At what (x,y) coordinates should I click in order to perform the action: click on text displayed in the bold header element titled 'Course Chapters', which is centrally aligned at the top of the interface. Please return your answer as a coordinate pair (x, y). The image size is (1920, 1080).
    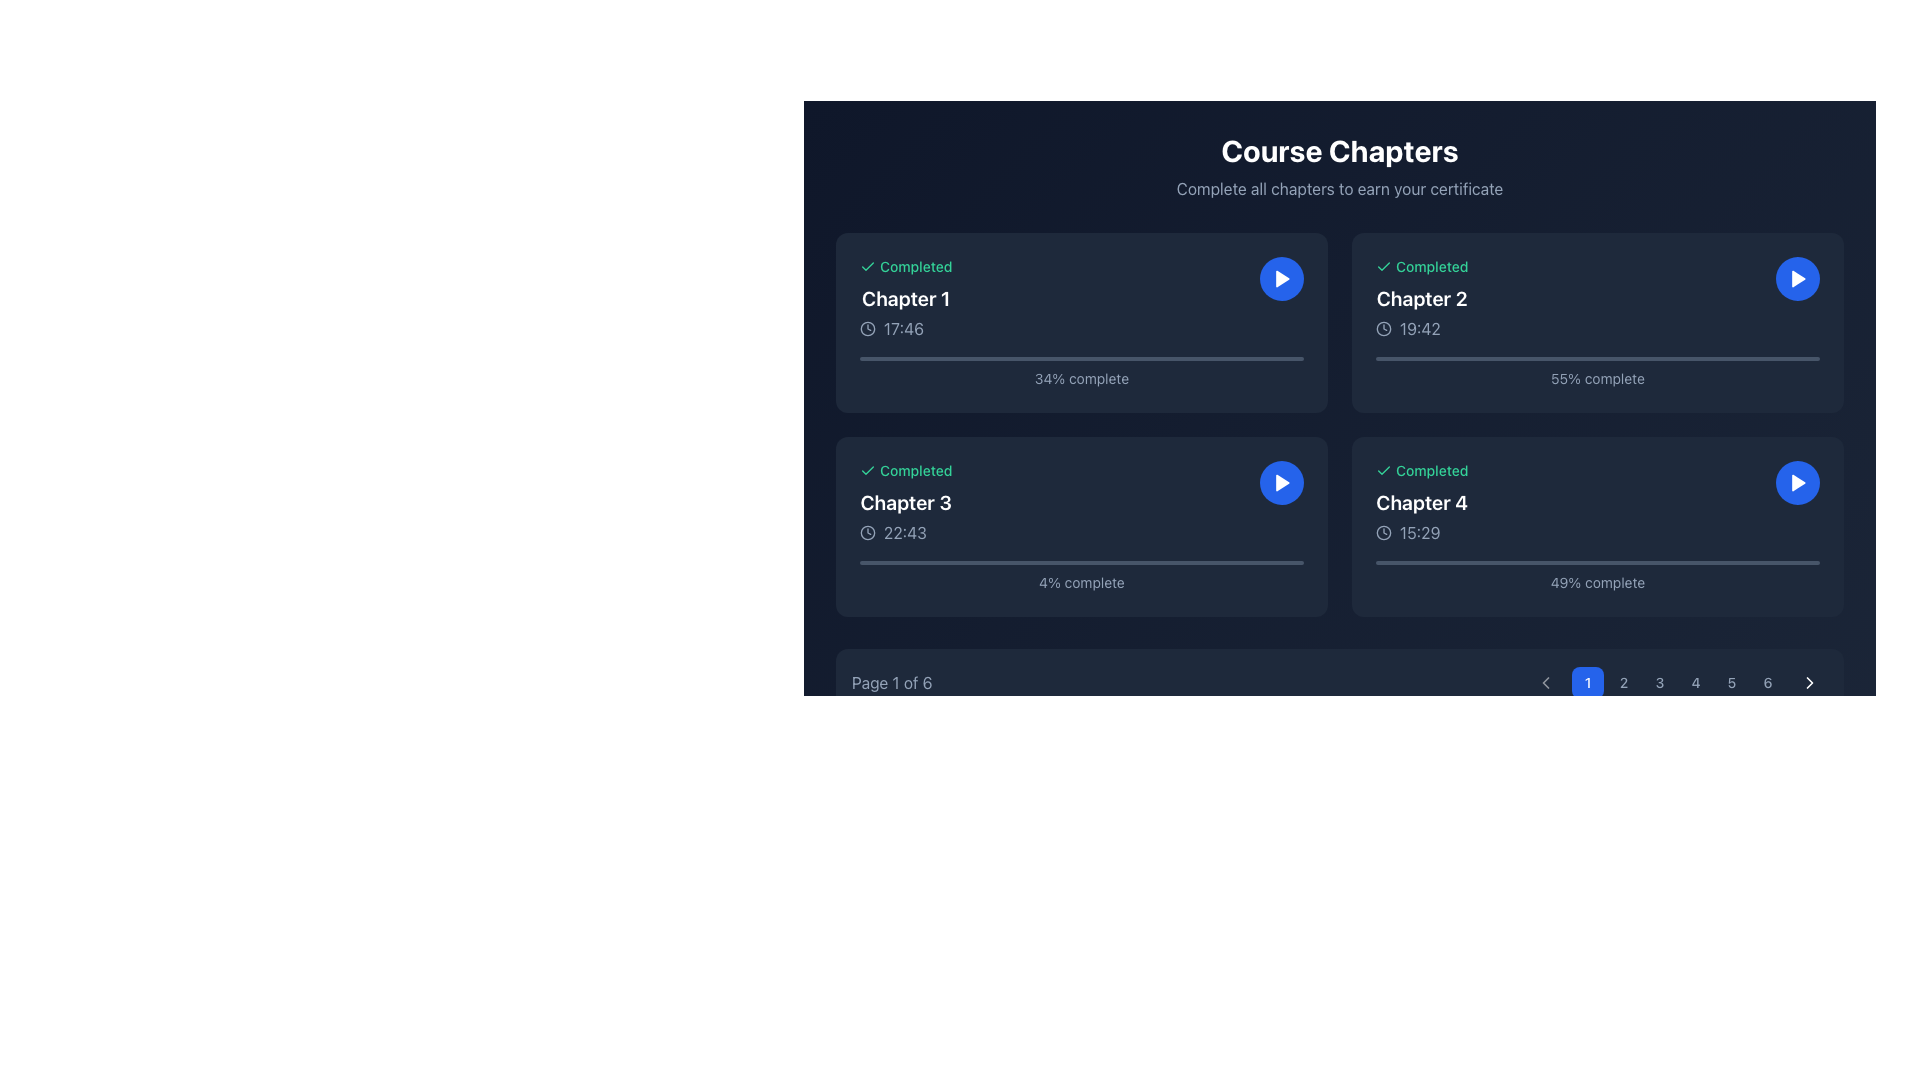
    Looking at the image, I should click on (1339, 149).